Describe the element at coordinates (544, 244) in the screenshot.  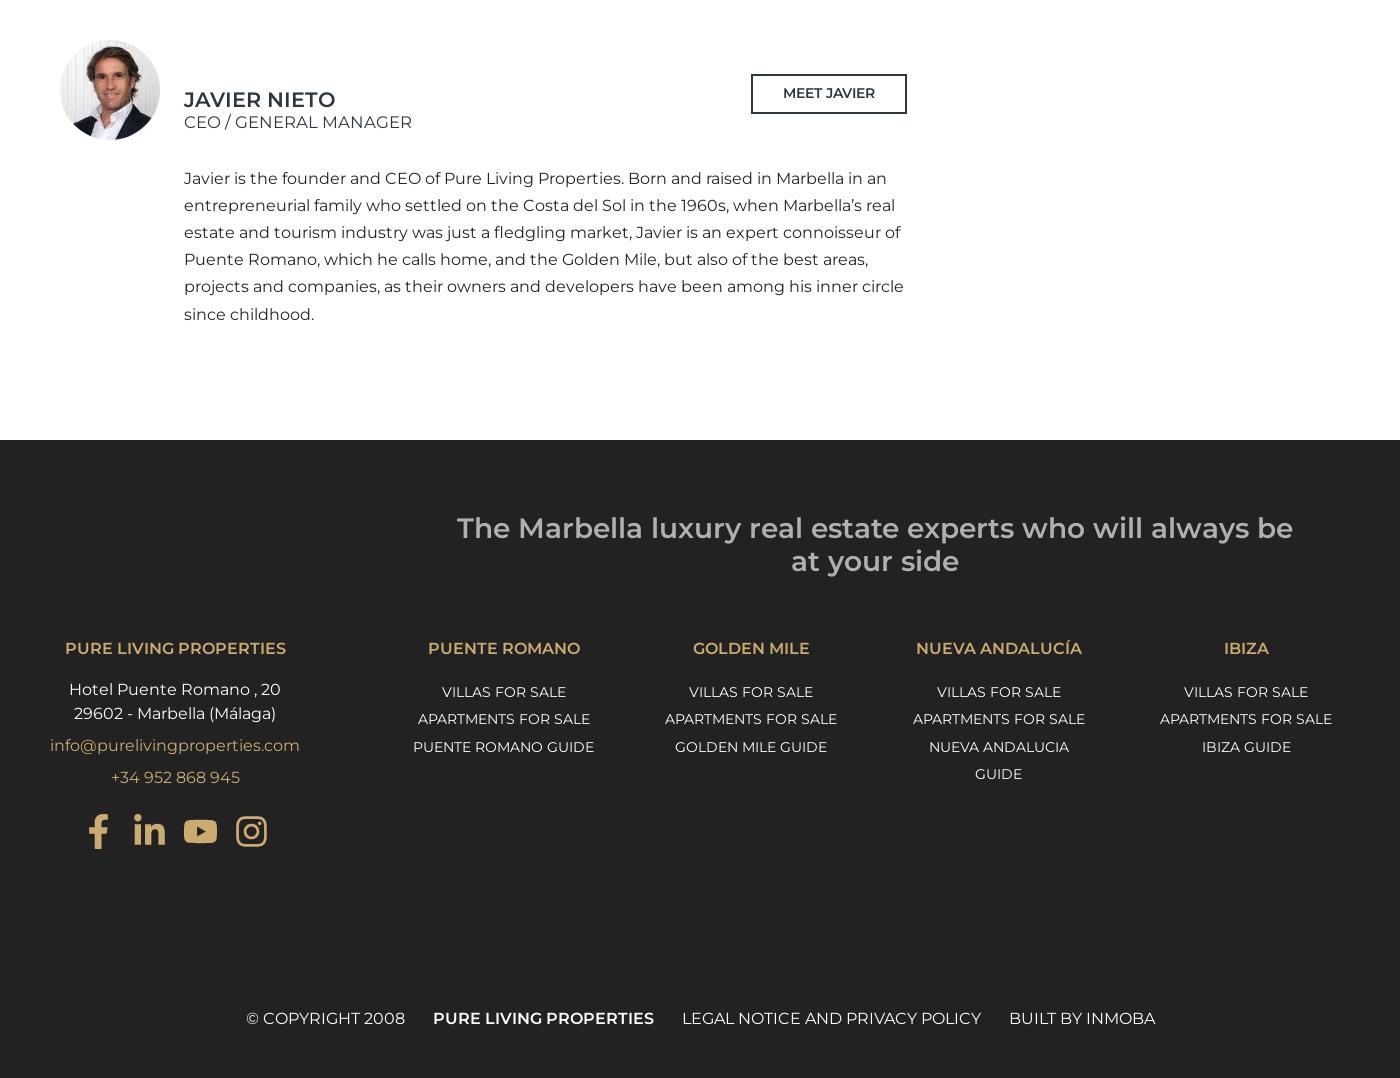
I see `'Javier is the founder and CEO of Pure Living Properties. Born and raised in Marbella in an entrepreneurial family who settled on the Costa del Sol in the 1960s, when Marbella’s real estate and tourism industry was just a fledgling market, Javier is an expert connoisseur of Puente Romano, which he calls home, and the Golden Mile, but also of the best areas, projects and companies, as their owners and developers have been among his inner circle since childhood.'` at that location.